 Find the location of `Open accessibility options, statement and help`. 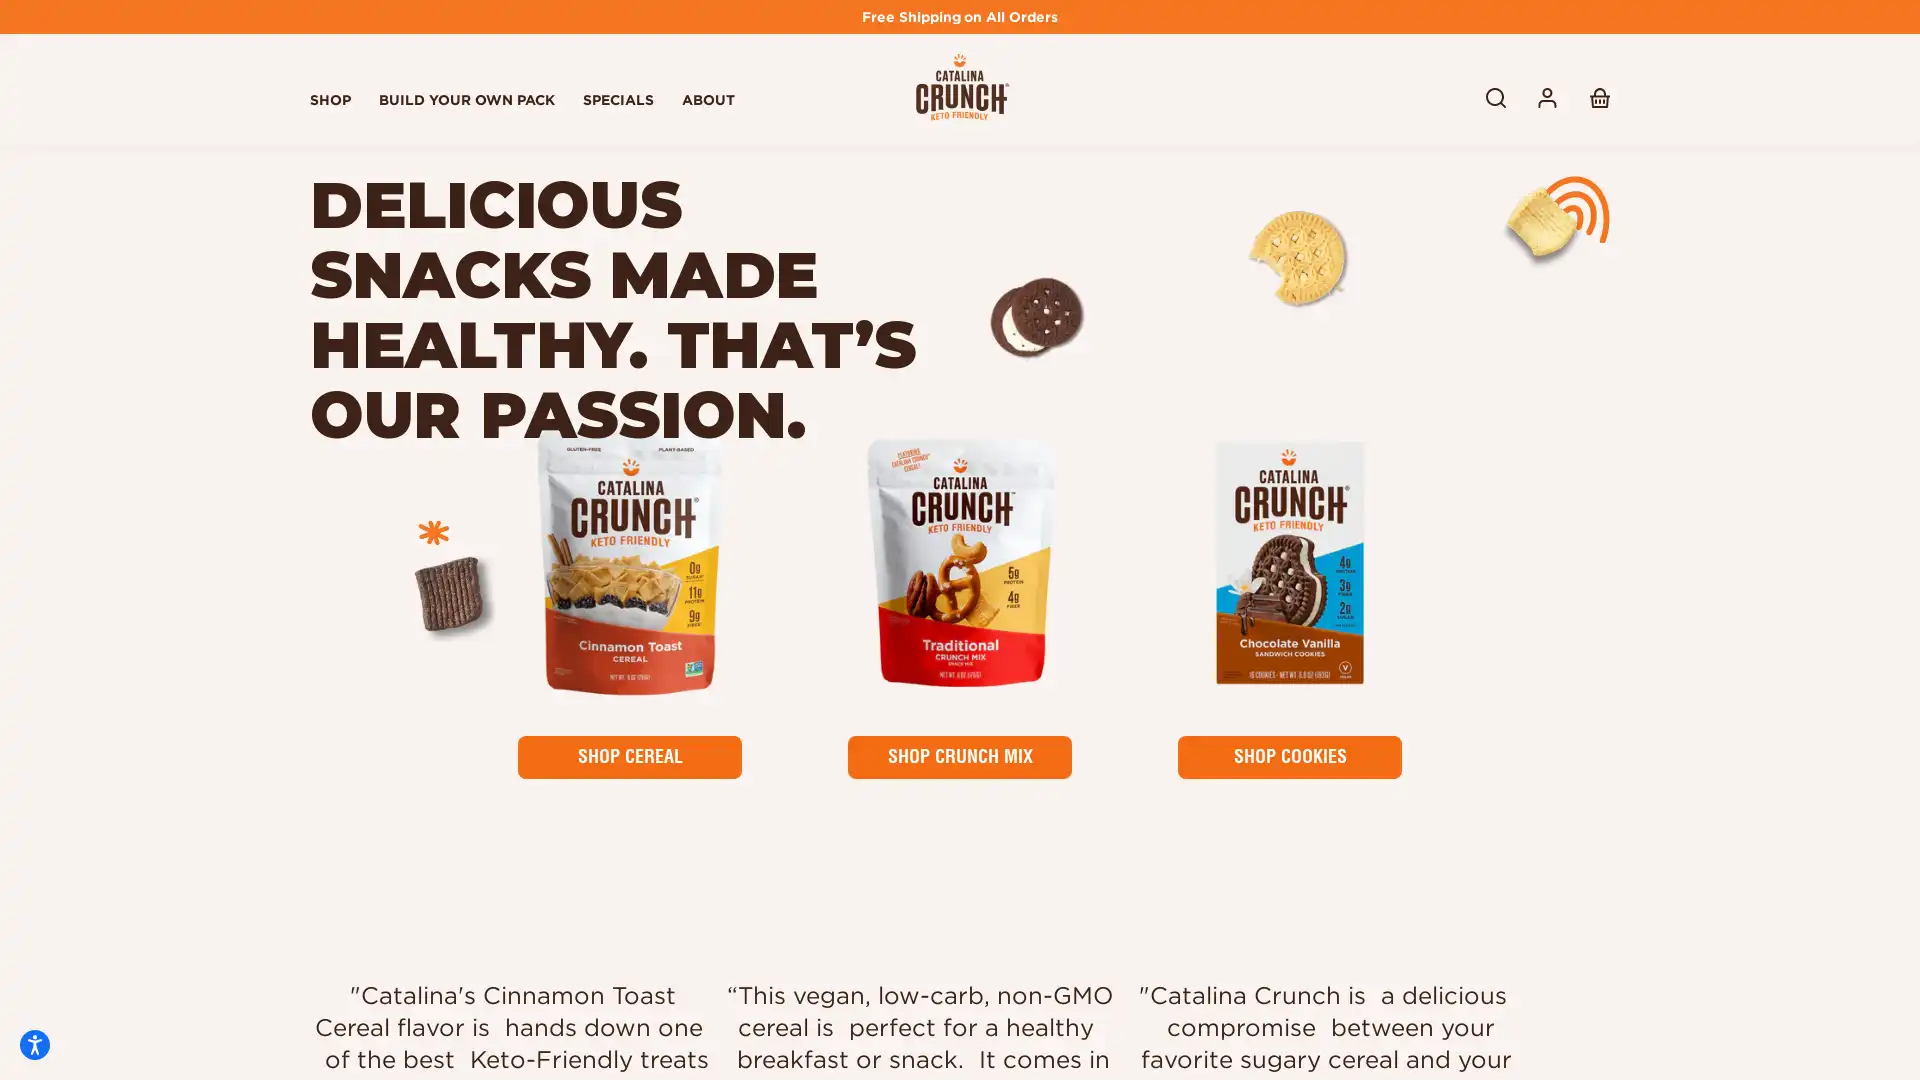

Open accessibility options, statement and help is located at coordinates (34, 1044).